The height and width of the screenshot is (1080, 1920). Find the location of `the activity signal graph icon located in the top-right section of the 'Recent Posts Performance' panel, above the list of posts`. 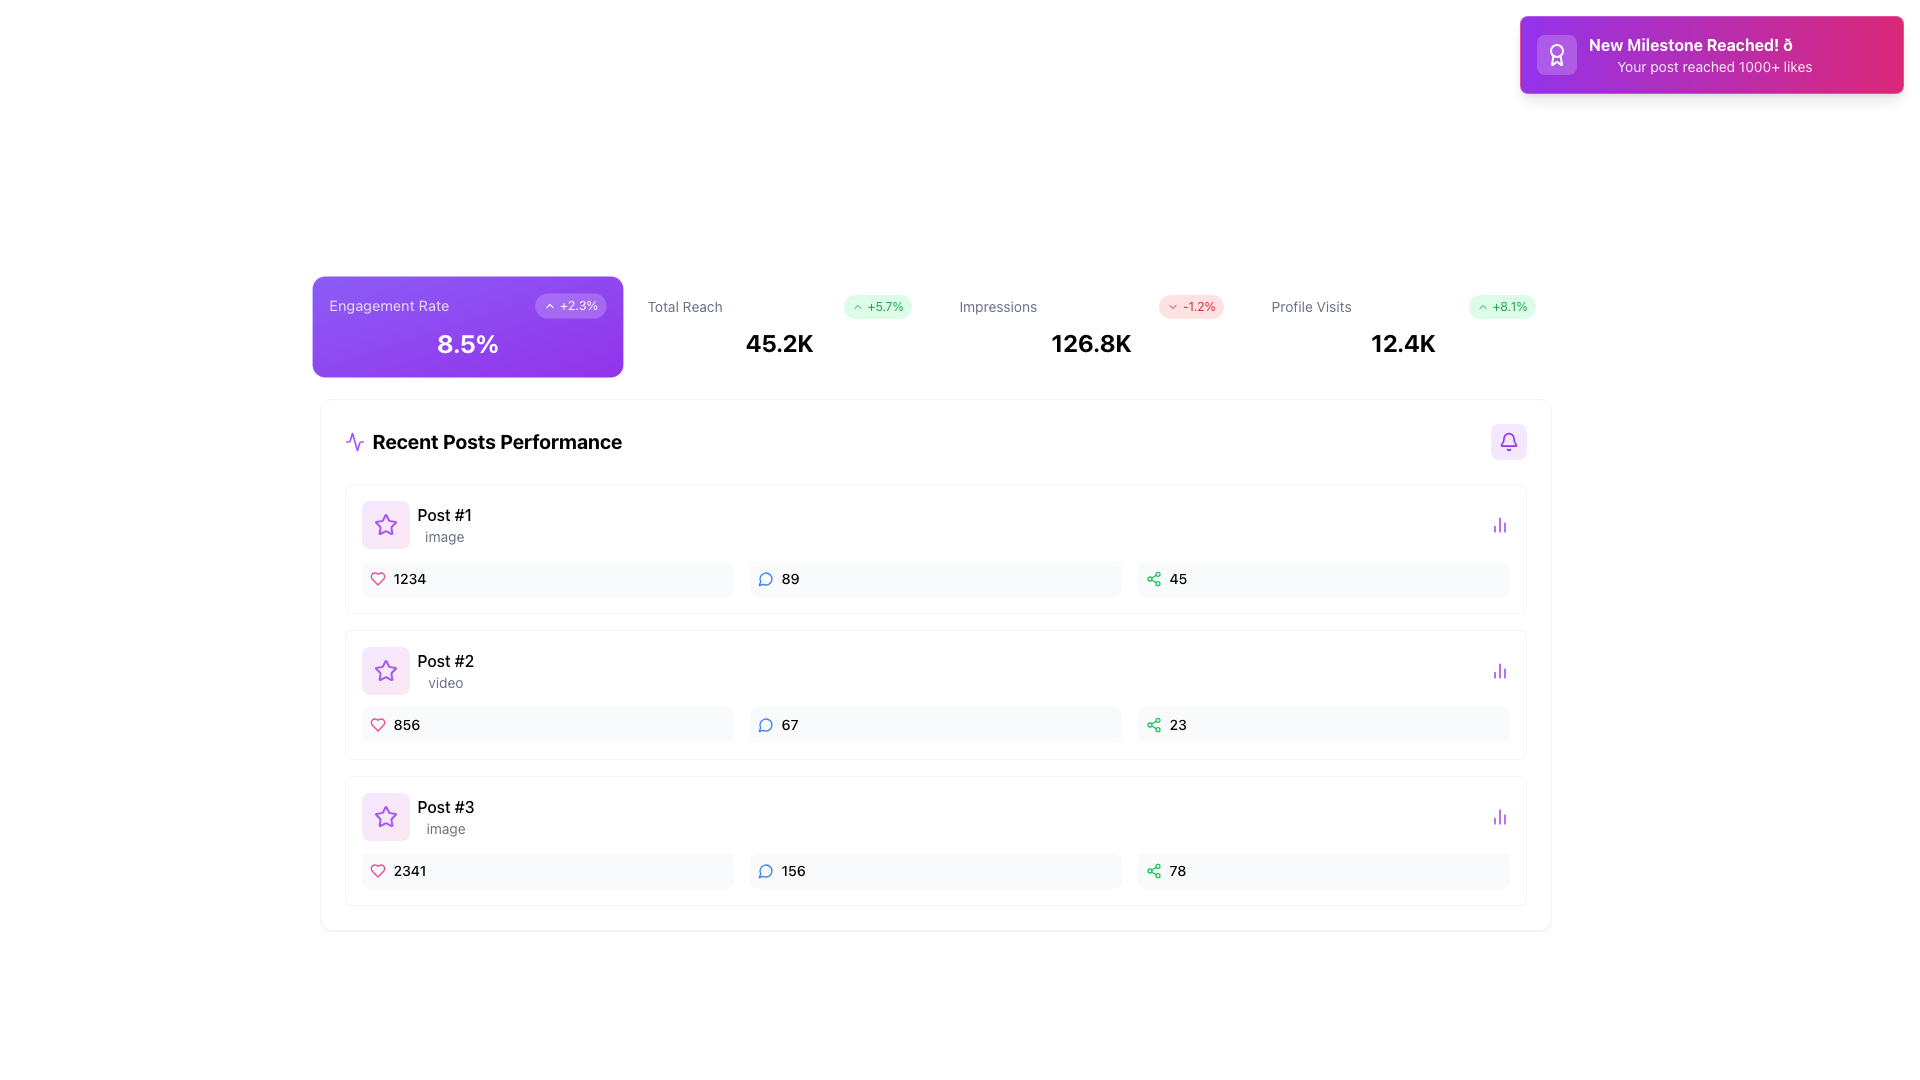

the activity signal graph icon located in the top-right section of the 'Recent Posts Performance' panel, above the list of posts is located at coordinates (354, 441).